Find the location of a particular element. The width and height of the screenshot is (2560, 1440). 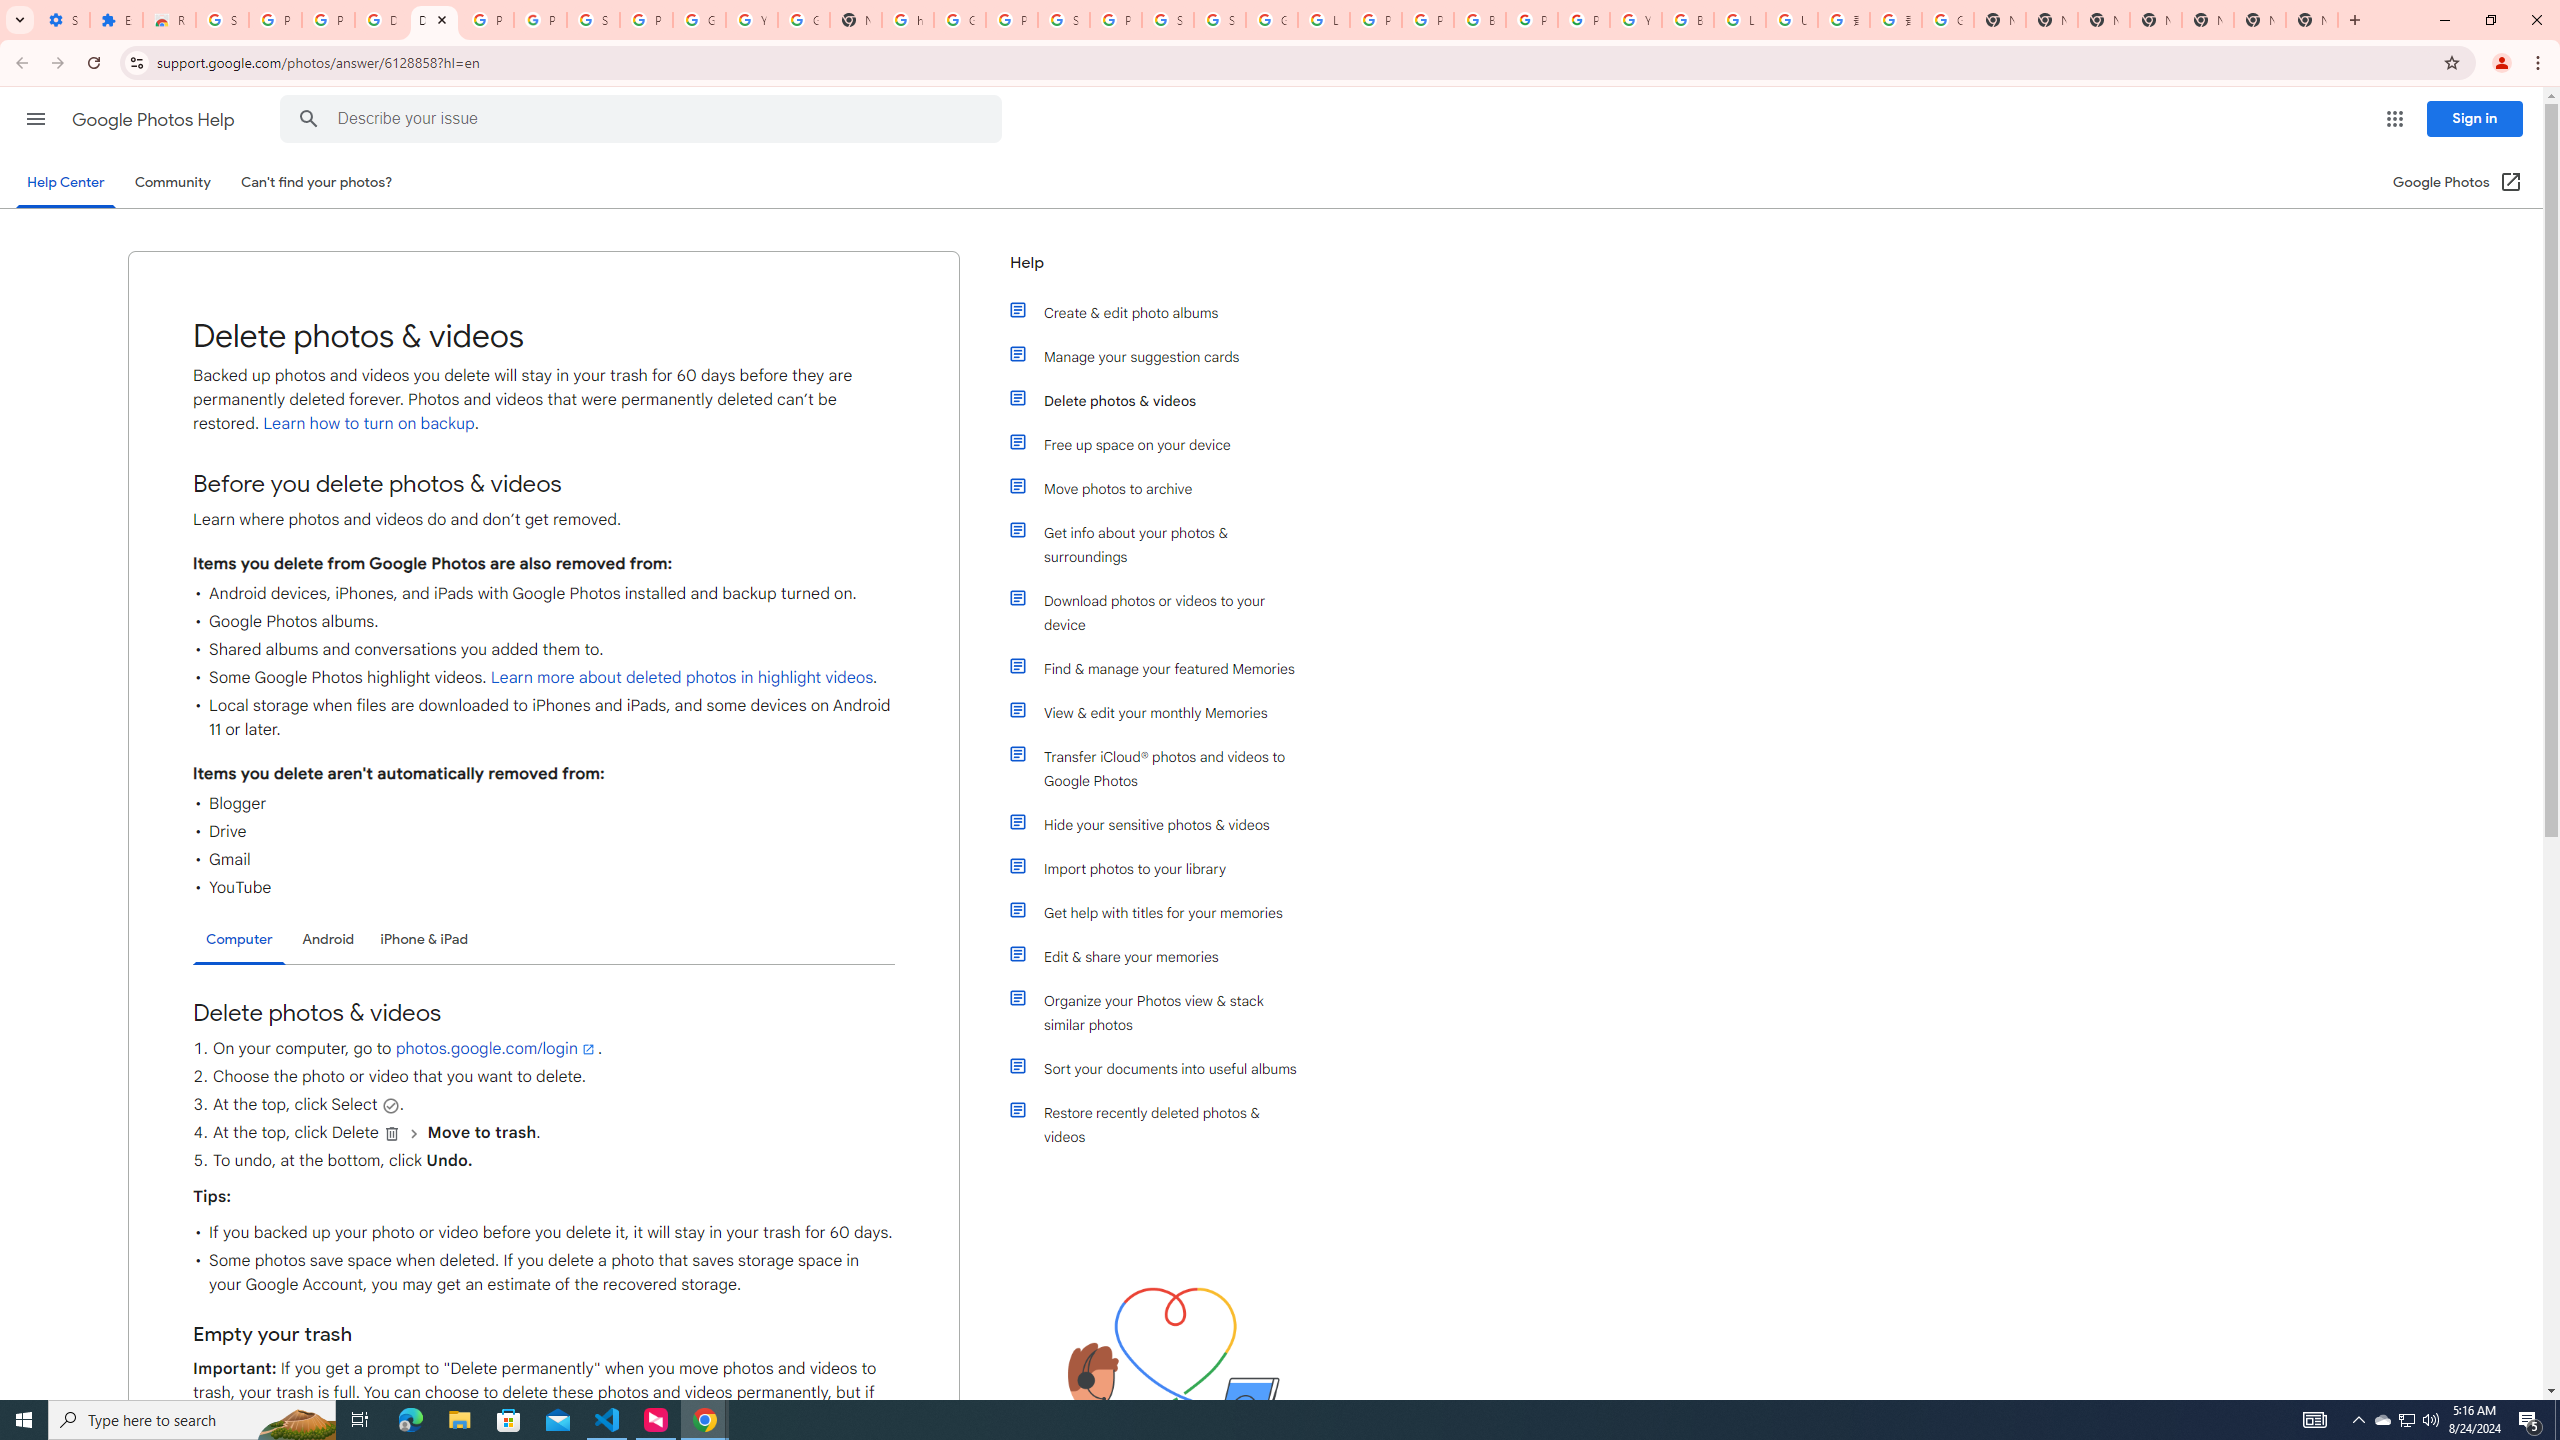

'Extensions' is located at coordinates (115, 19).